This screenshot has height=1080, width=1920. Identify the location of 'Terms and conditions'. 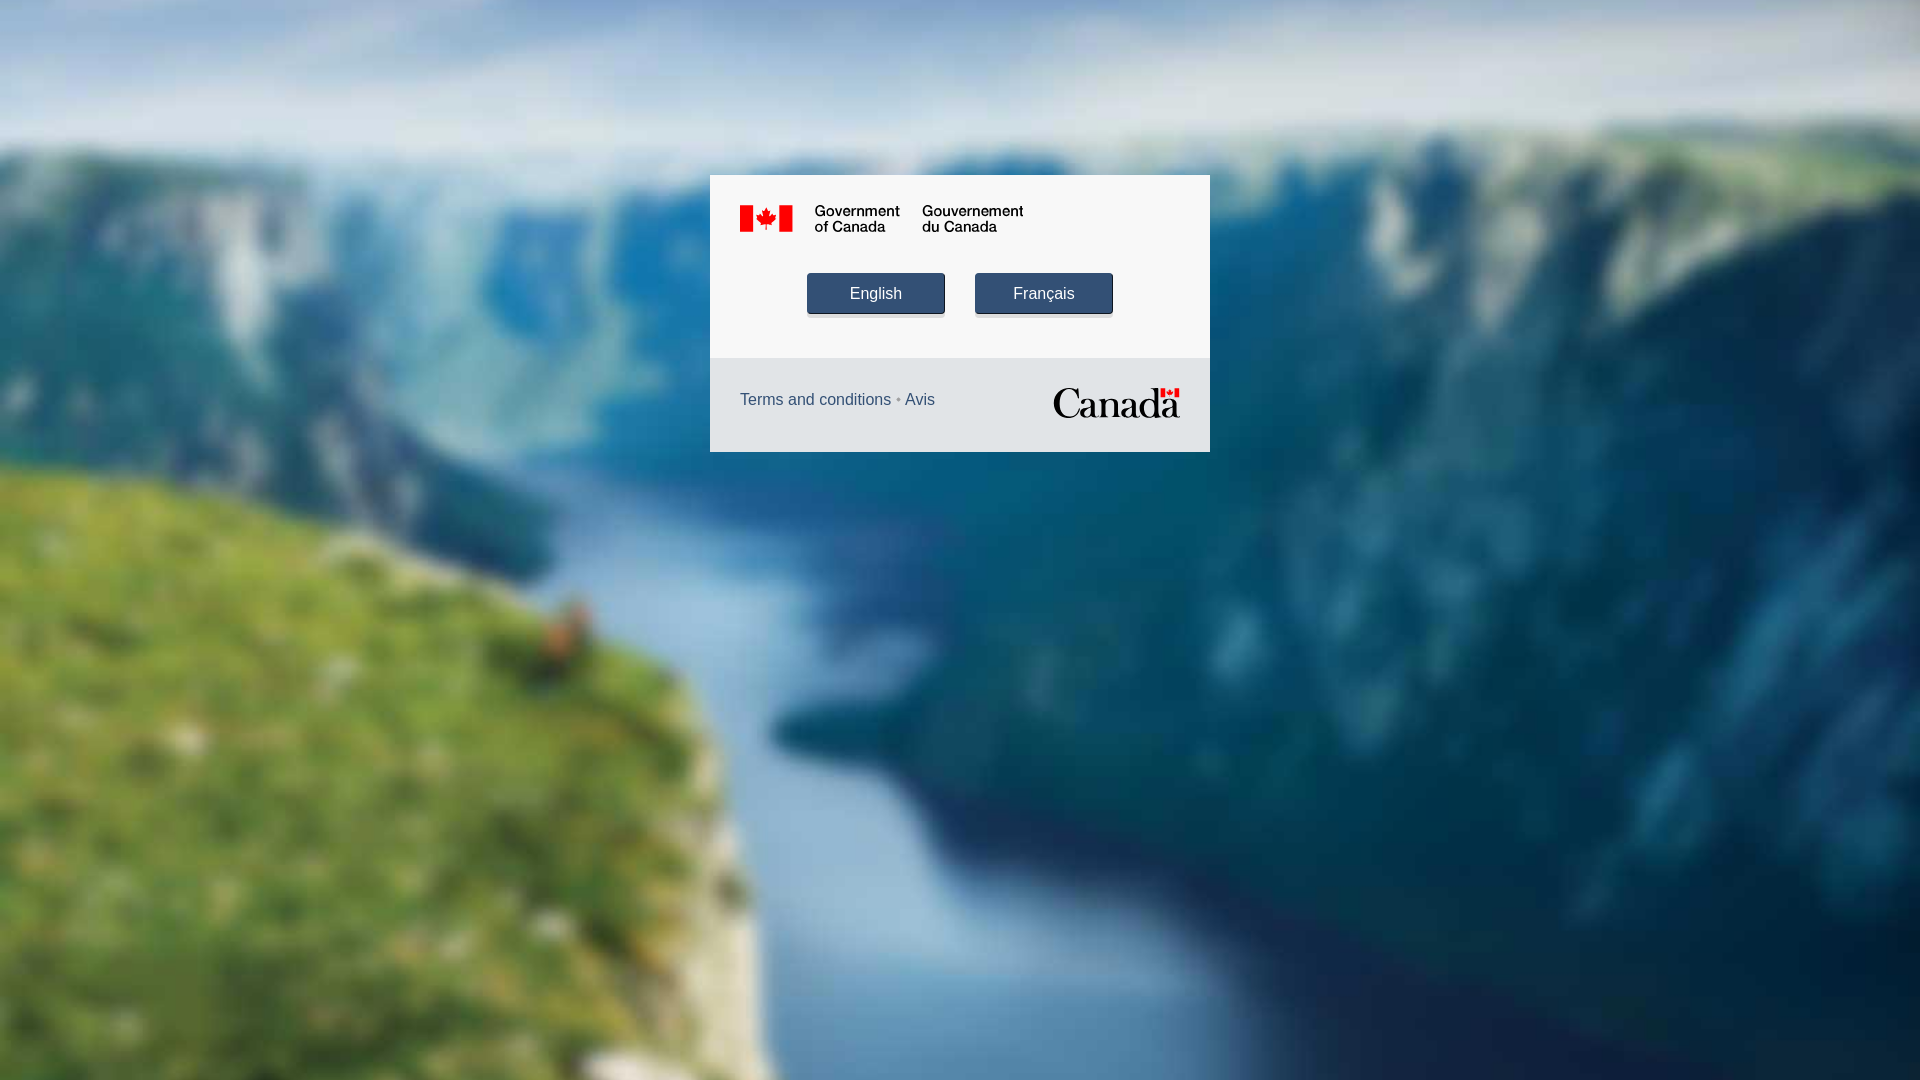
(738, 399).